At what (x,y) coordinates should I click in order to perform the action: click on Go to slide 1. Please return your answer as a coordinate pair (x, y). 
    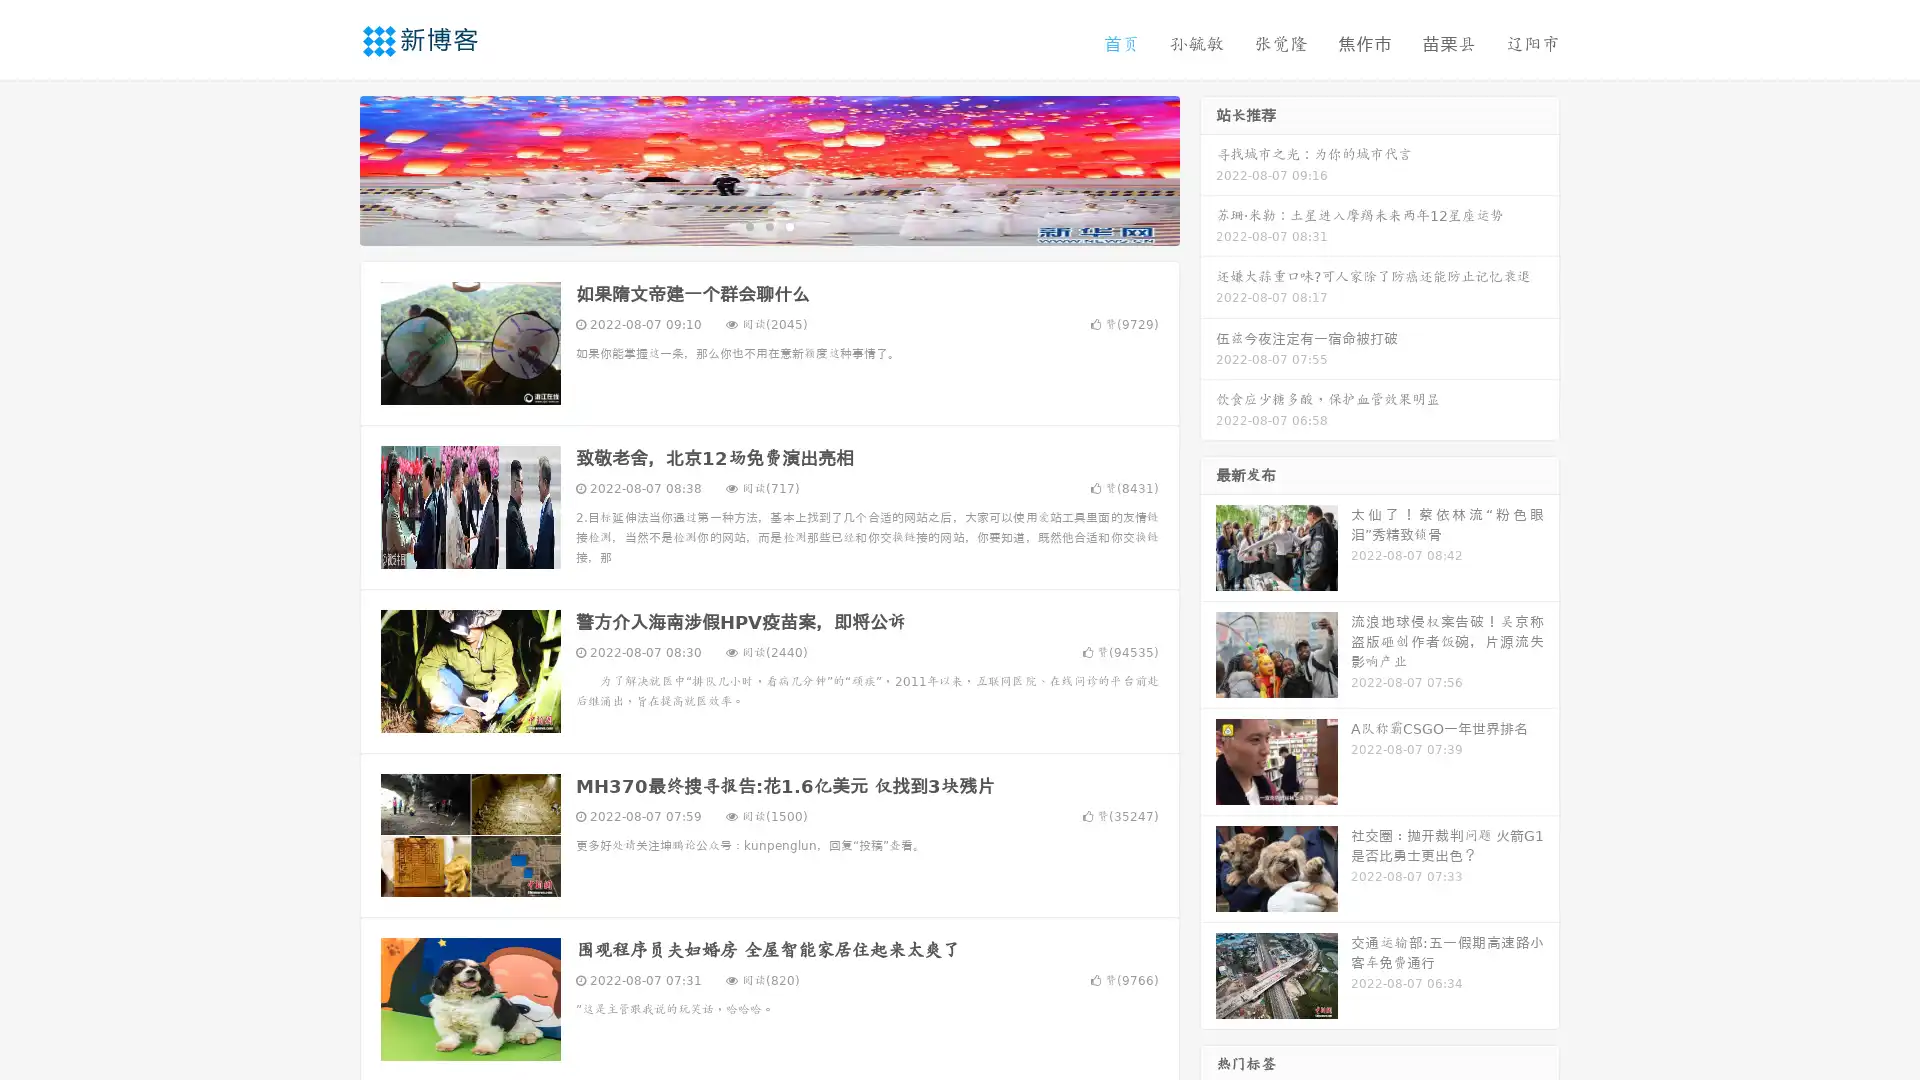
    Looking at the image, I should click on (748, 225).